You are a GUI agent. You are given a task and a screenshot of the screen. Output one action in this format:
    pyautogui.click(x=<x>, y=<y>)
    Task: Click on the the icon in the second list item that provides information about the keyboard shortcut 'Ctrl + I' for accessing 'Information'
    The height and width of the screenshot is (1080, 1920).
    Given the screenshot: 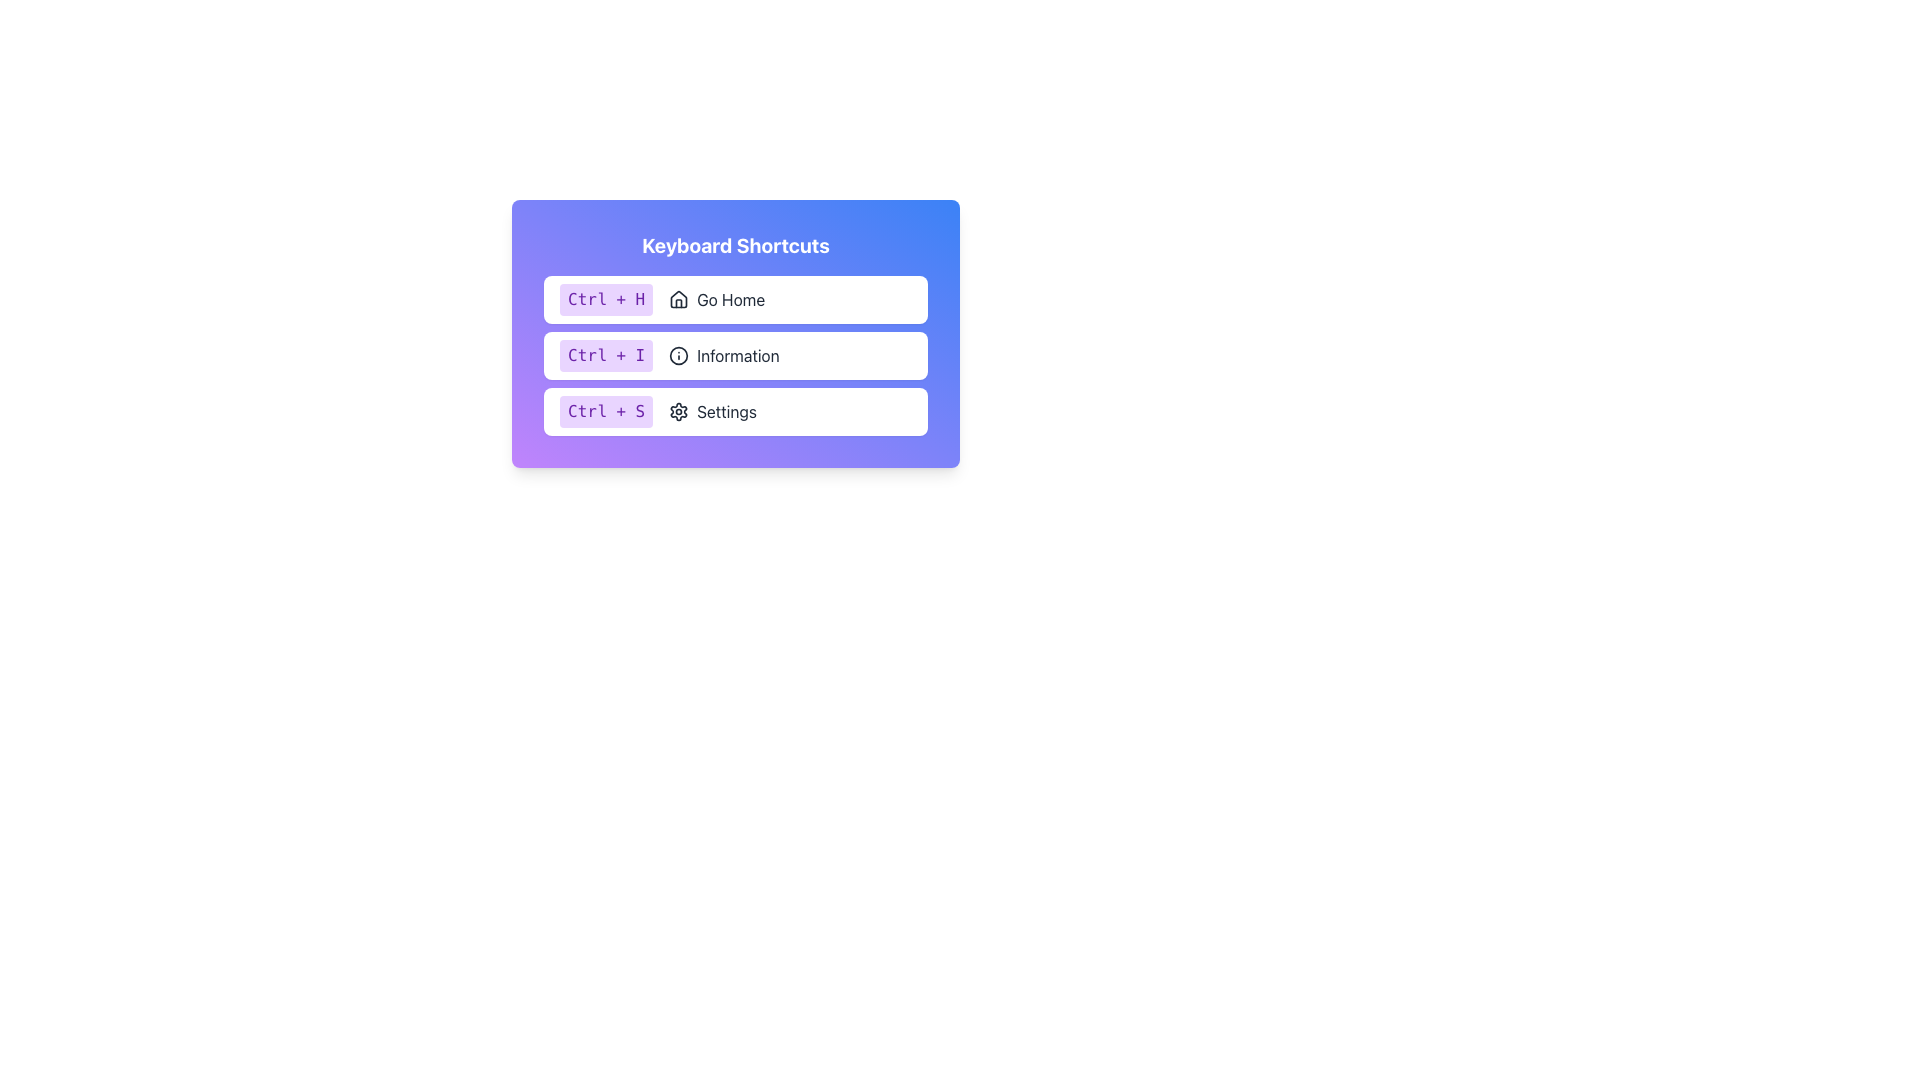 What is the action you would take?
    pyautogui.click(x=734, y=354)
    